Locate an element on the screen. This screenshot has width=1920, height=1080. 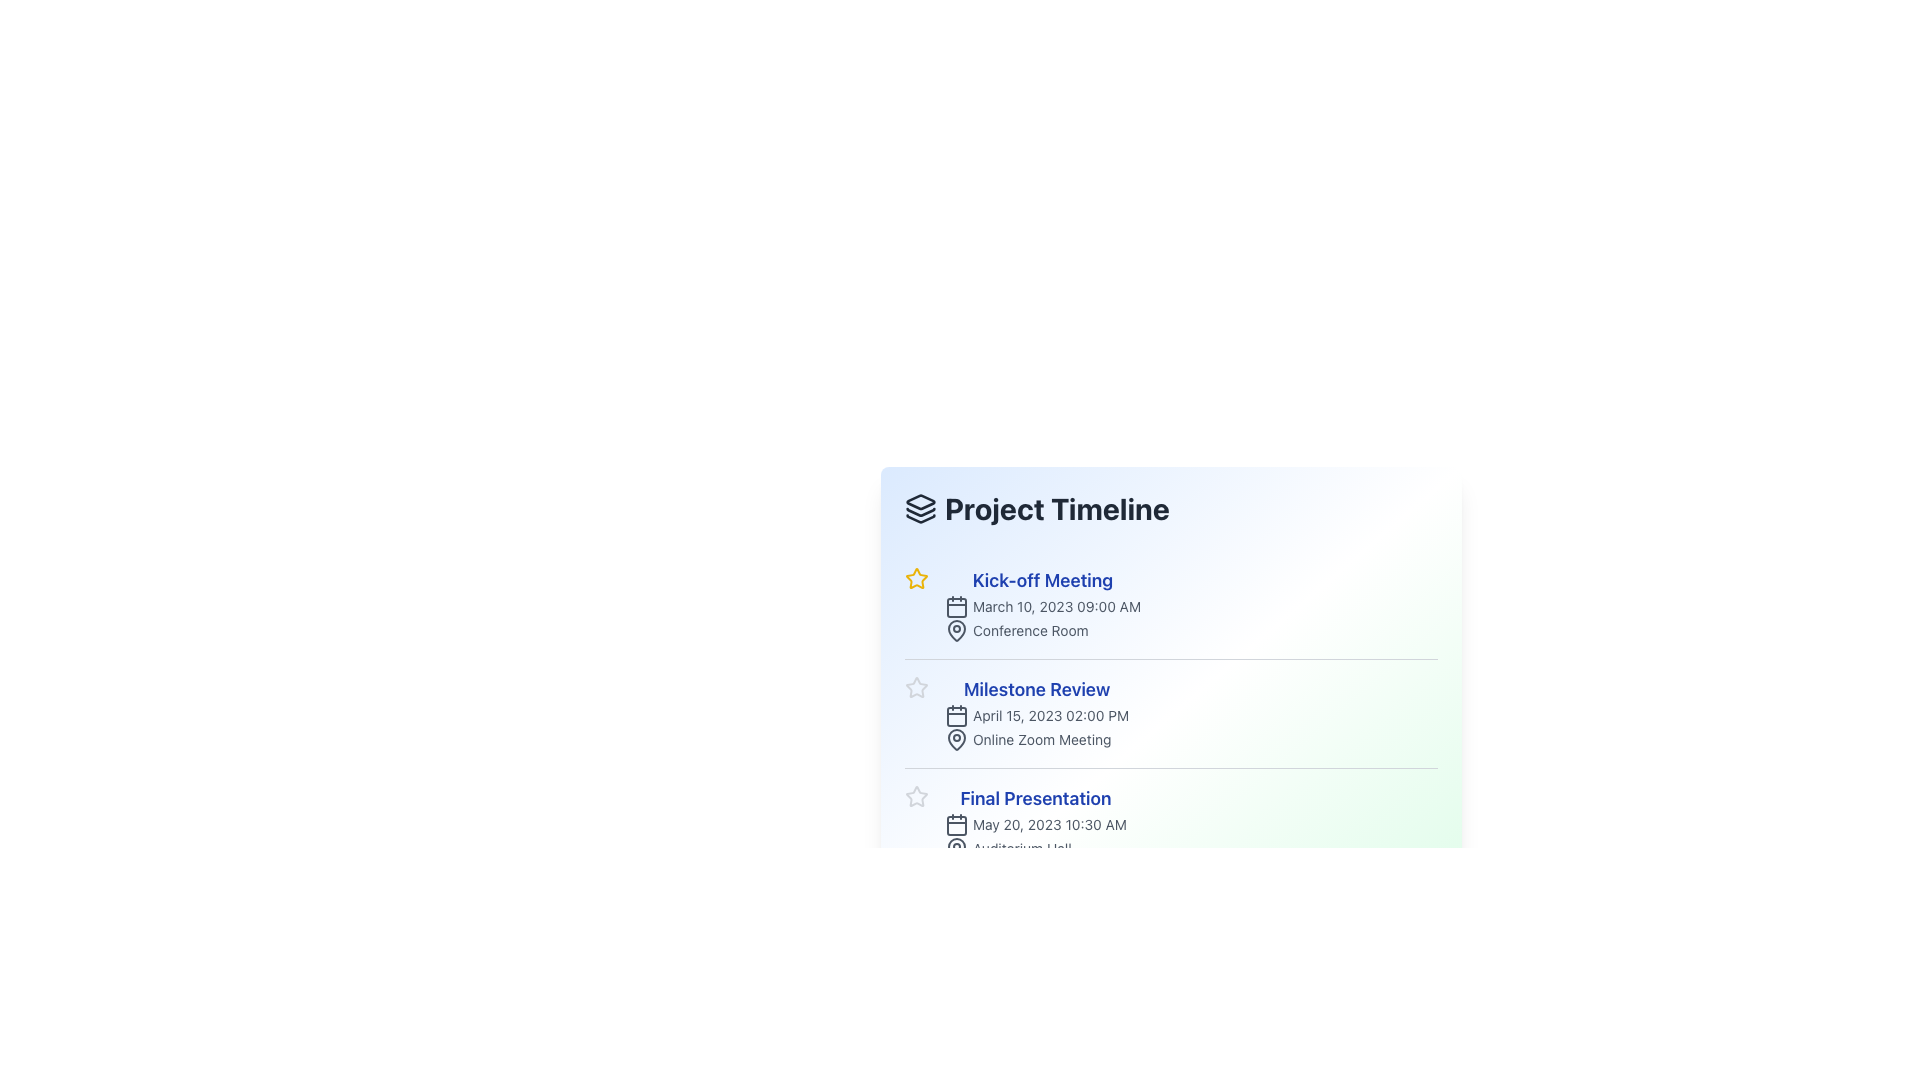
the icon styled as a stack of layers located to the left of the text 'Project Timeline' is located at coordinates (920, 508).